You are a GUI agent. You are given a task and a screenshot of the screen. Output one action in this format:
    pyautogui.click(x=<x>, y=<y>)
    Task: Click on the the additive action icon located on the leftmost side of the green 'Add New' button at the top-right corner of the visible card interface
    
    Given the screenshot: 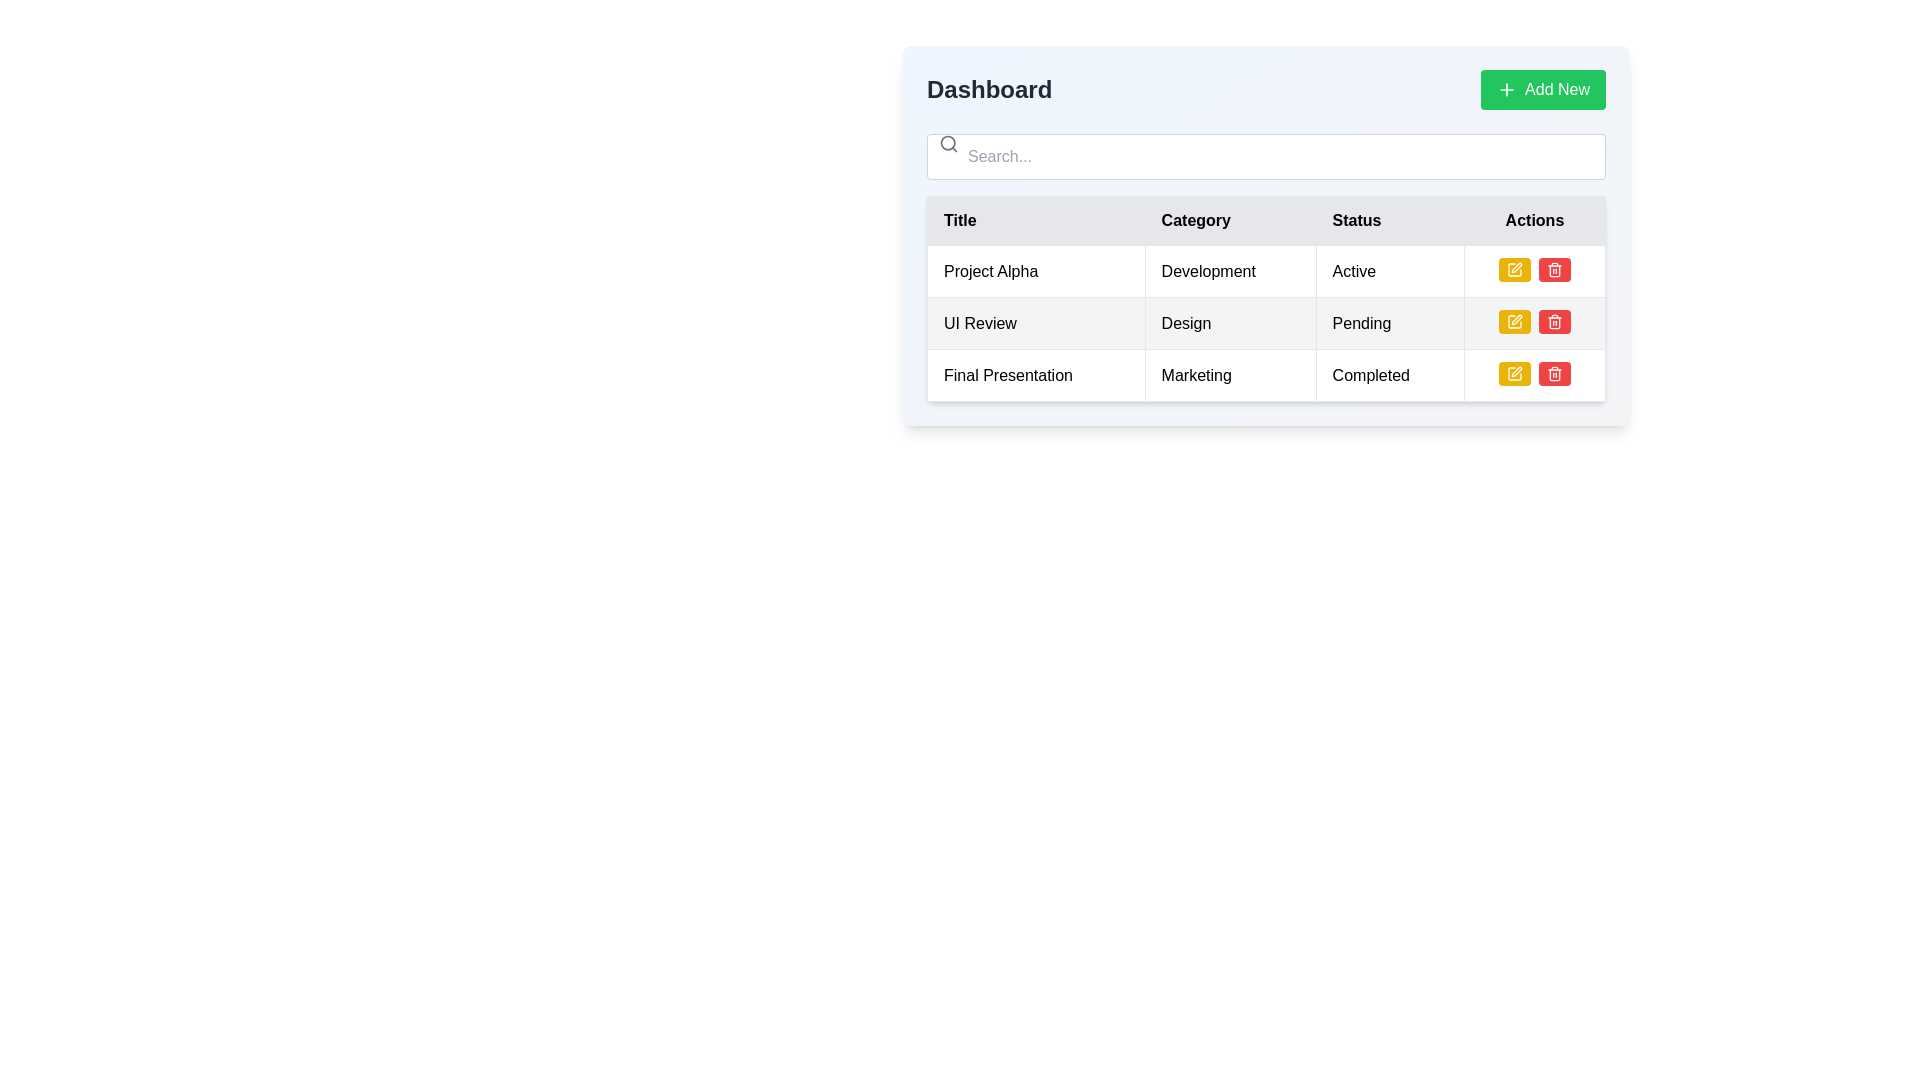 What is the action you would take?
    pyautogui.click(x=1507, y=88)
    